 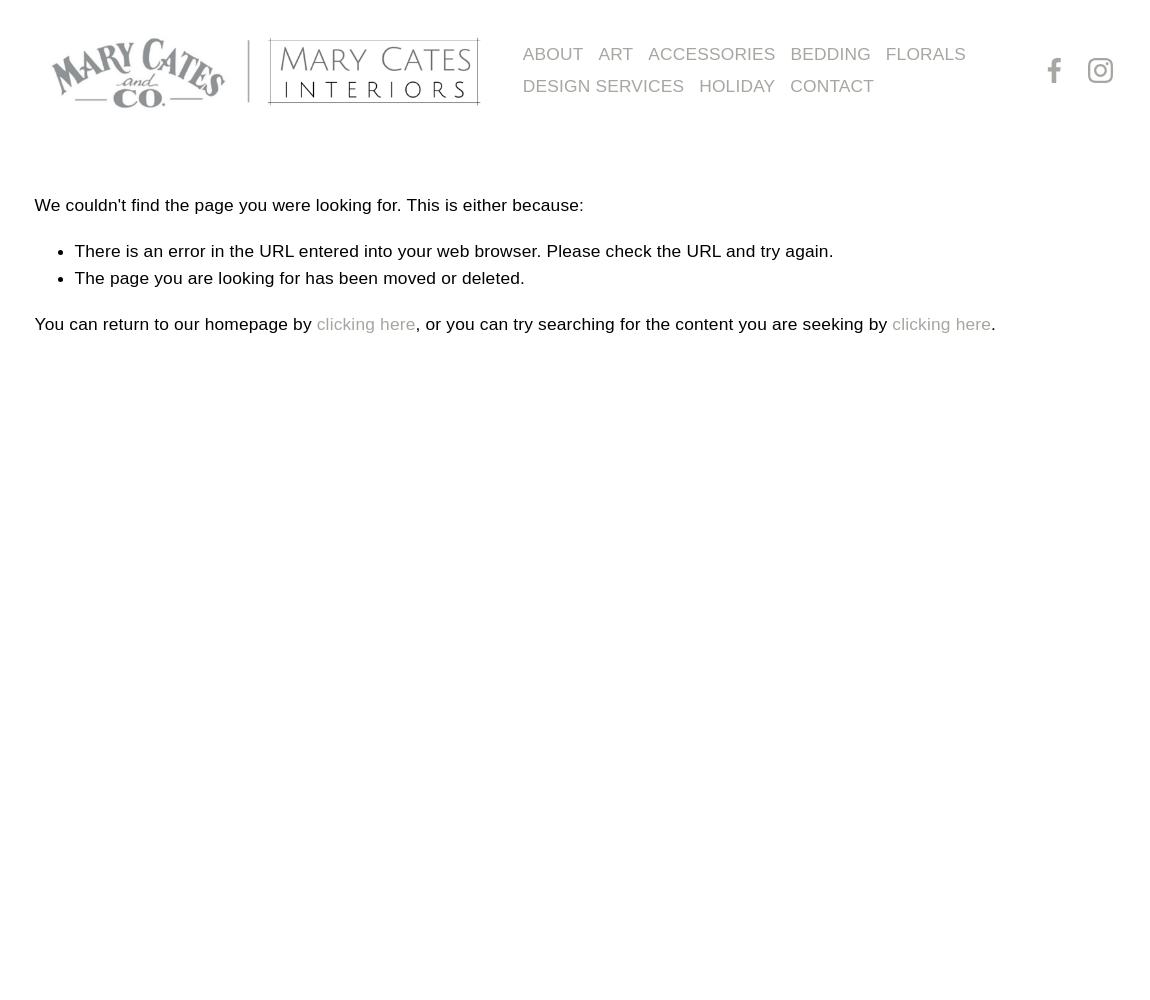 What do you see at coordinates (415, 322) in the screenshot?
I see `', or you can try searching for the
  content you are seeking by'` at bounding box center [415, 322].